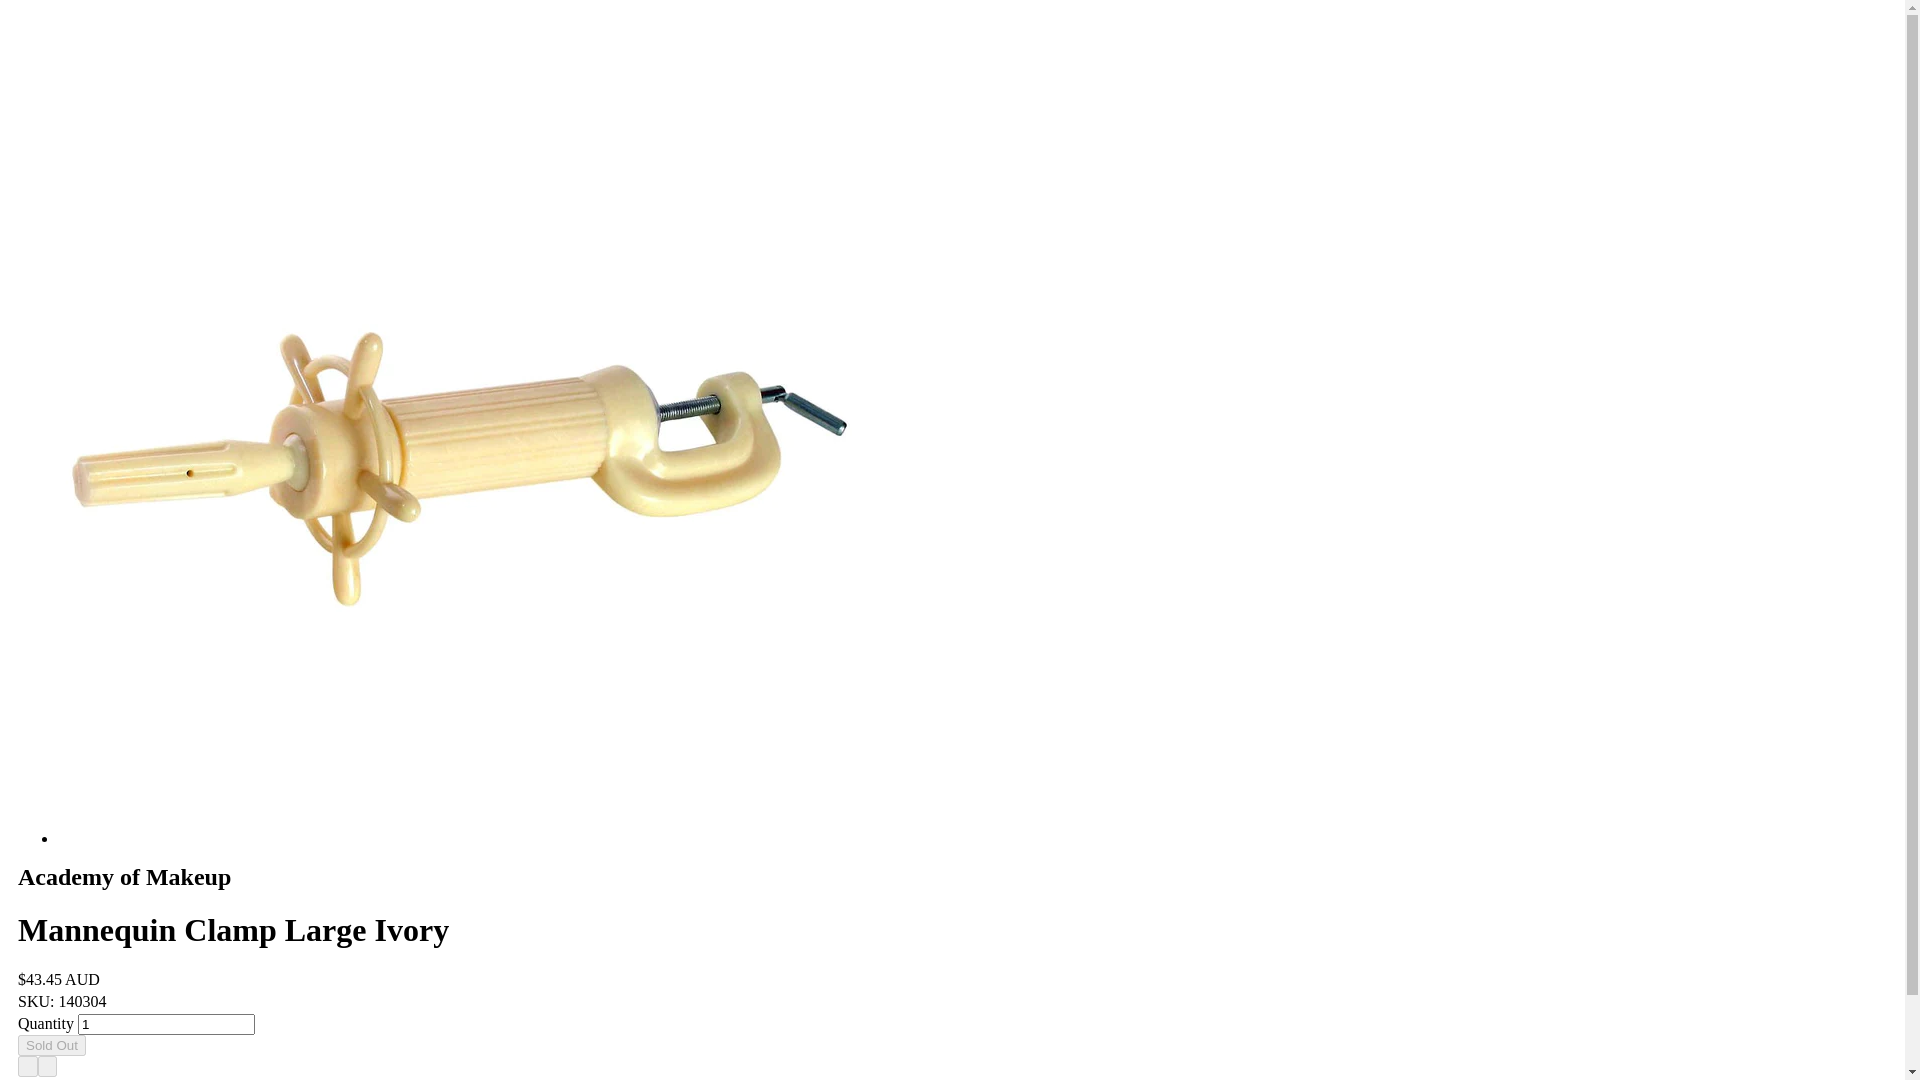  What do you see at coordinates (48, 1065) in the screenshot?
I see `' '` at bounding box center [48, 1065].